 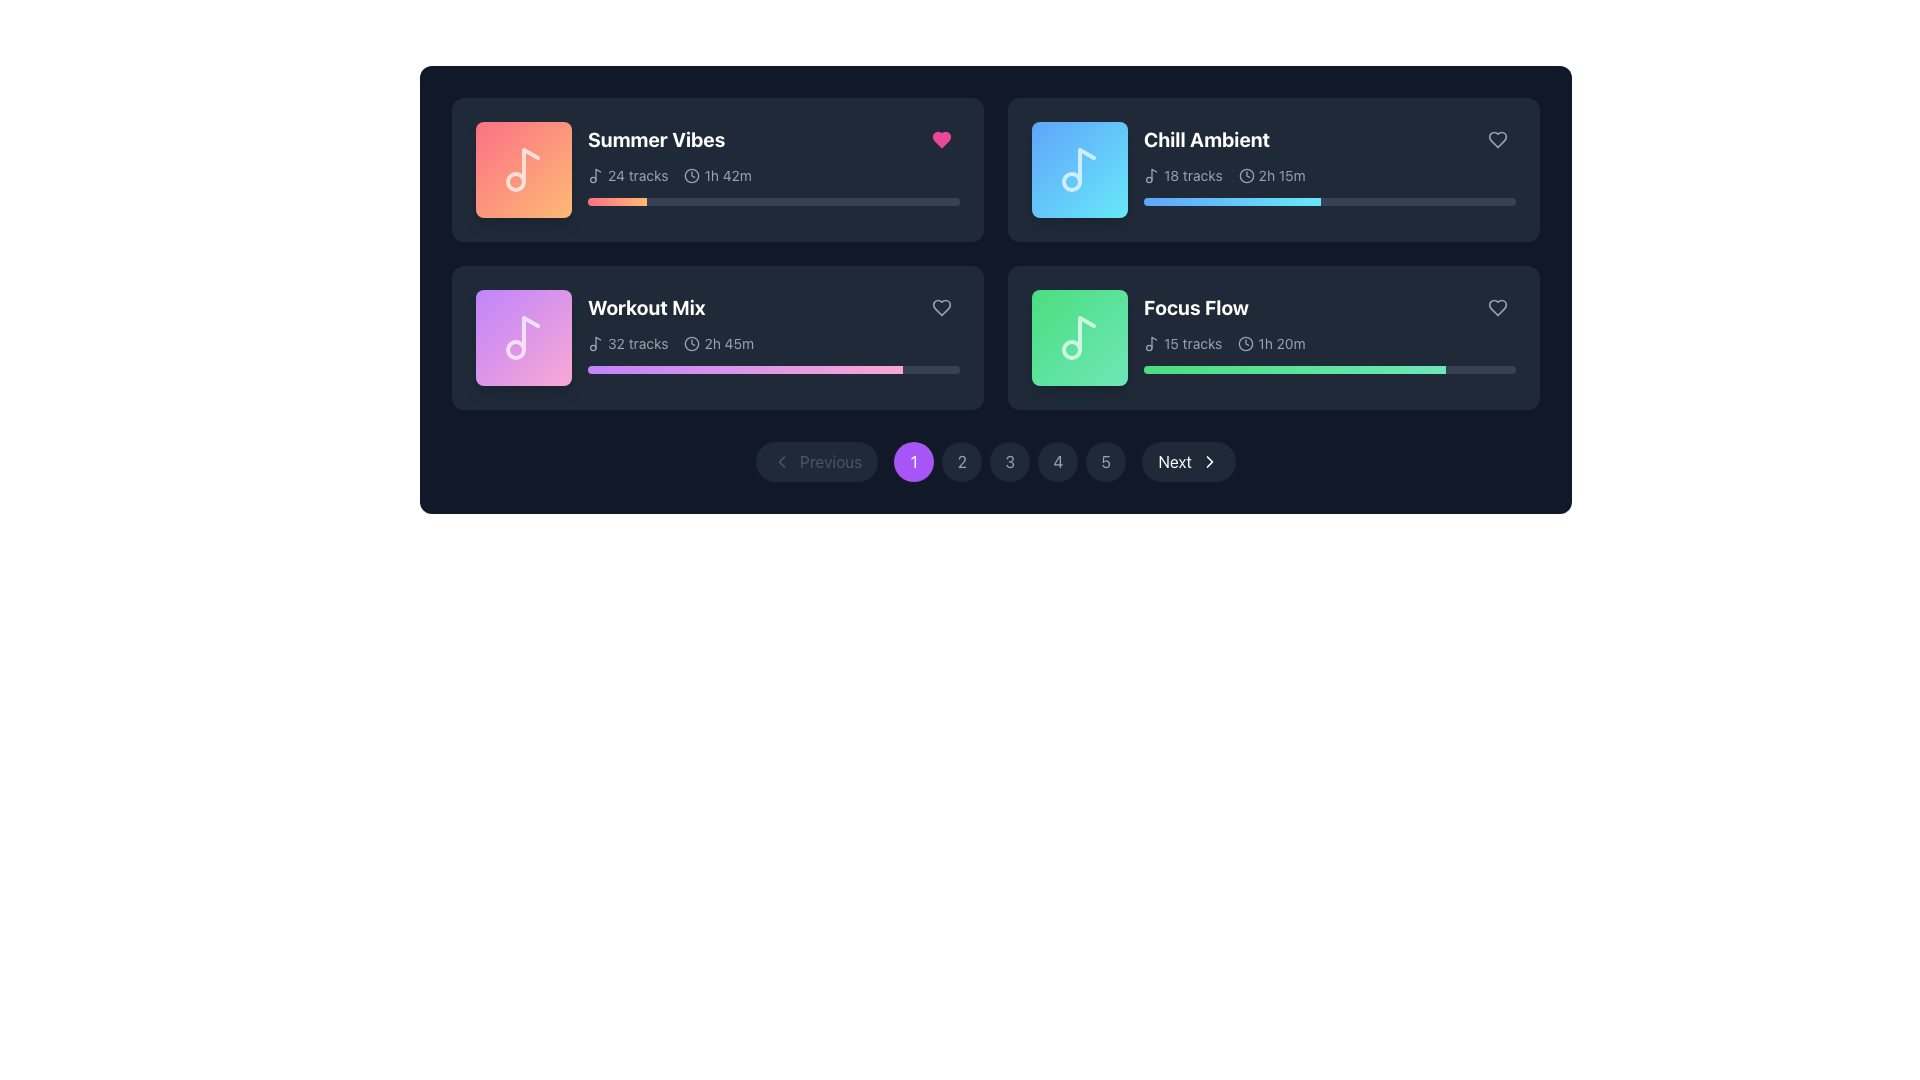 What do you see at coordinates (515, 181) in the screenshot?
I see `the decorative circle element that is part of the music note SVG graphic located in the upper-left card labeled 'Summer Vibes'` at bounding box center [515, 181].